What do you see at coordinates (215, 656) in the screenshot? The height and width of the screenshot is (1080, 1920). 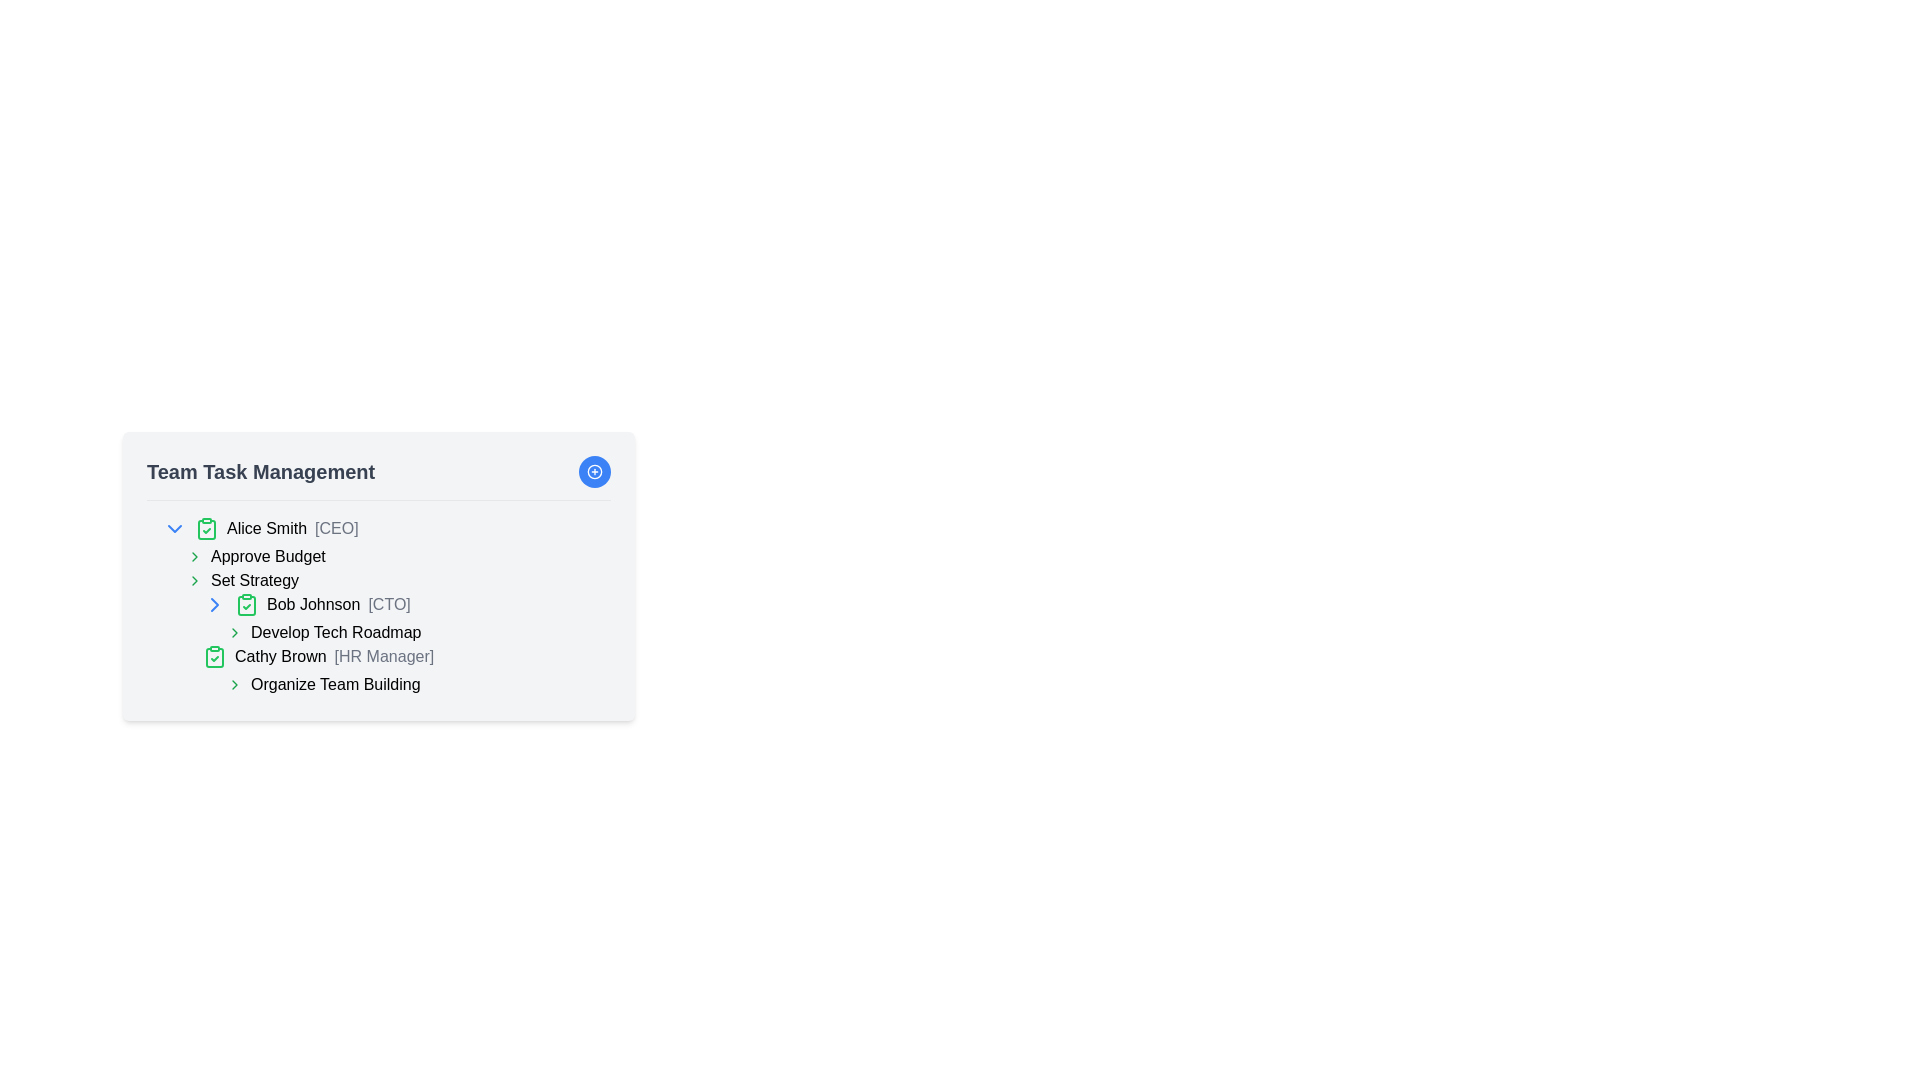 I see `the status of the clipboard icon with a checkmark, which is styled with a green color scheme and located to the immediate left of the text 'Cathy Brown [HR Manager]' in the 'Team Task Management' section` at bounding box center [215, 656].